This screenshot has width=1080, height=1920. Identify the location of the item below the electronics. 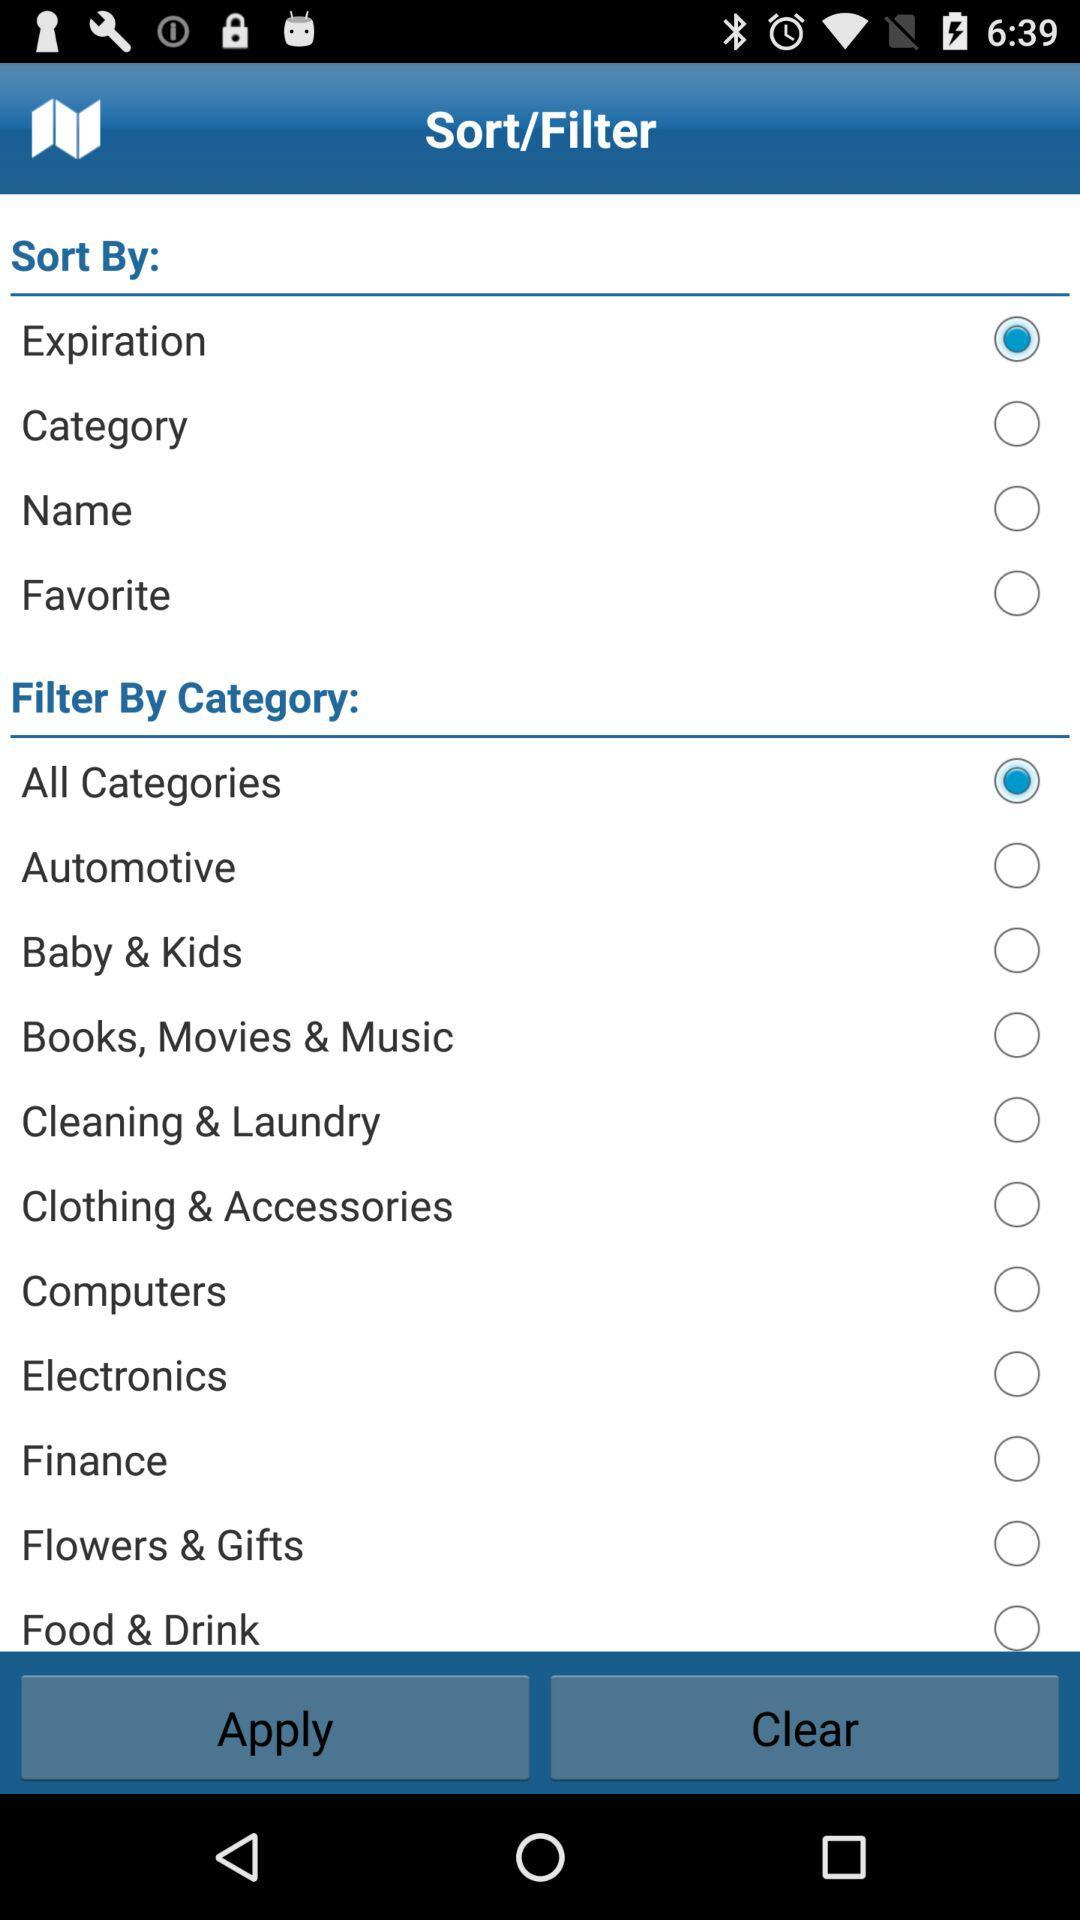
(496, 1458).